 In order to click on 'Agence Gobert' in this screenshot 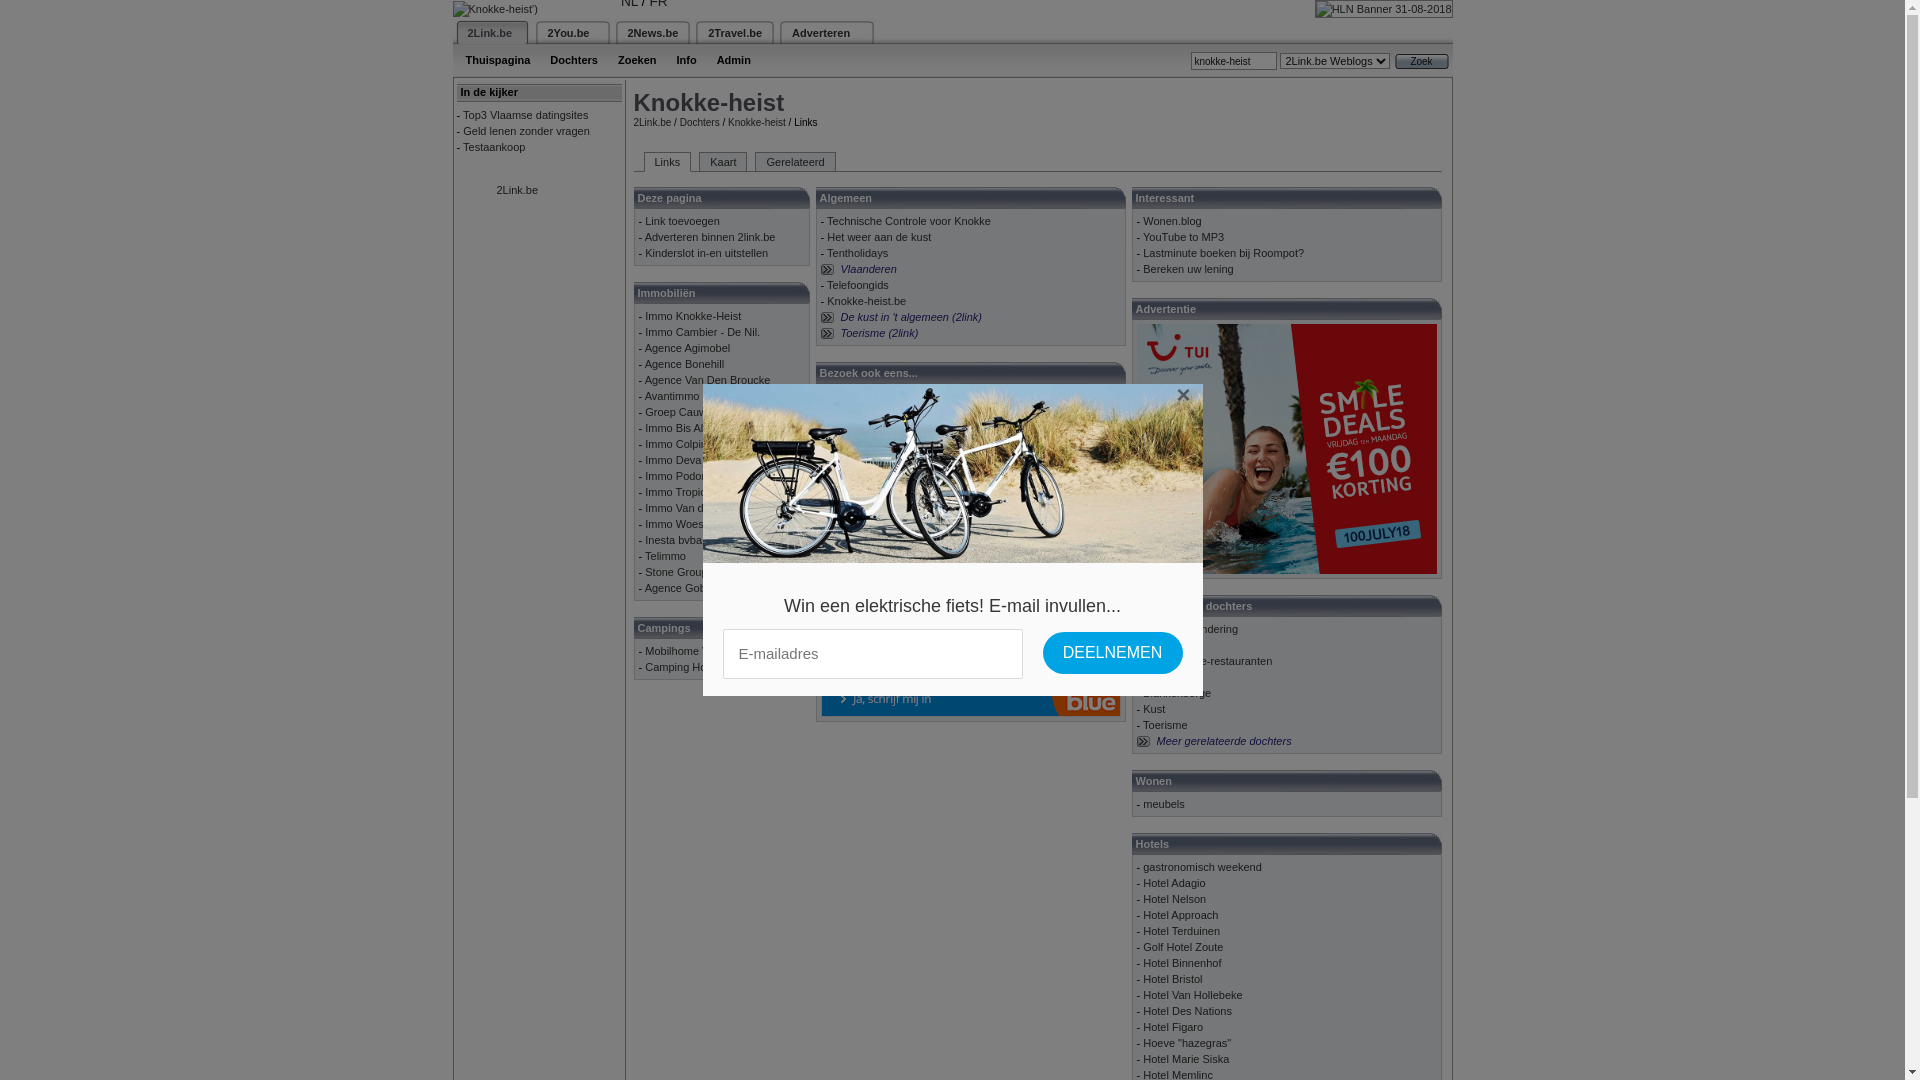, I will do `click(644, 586)`.